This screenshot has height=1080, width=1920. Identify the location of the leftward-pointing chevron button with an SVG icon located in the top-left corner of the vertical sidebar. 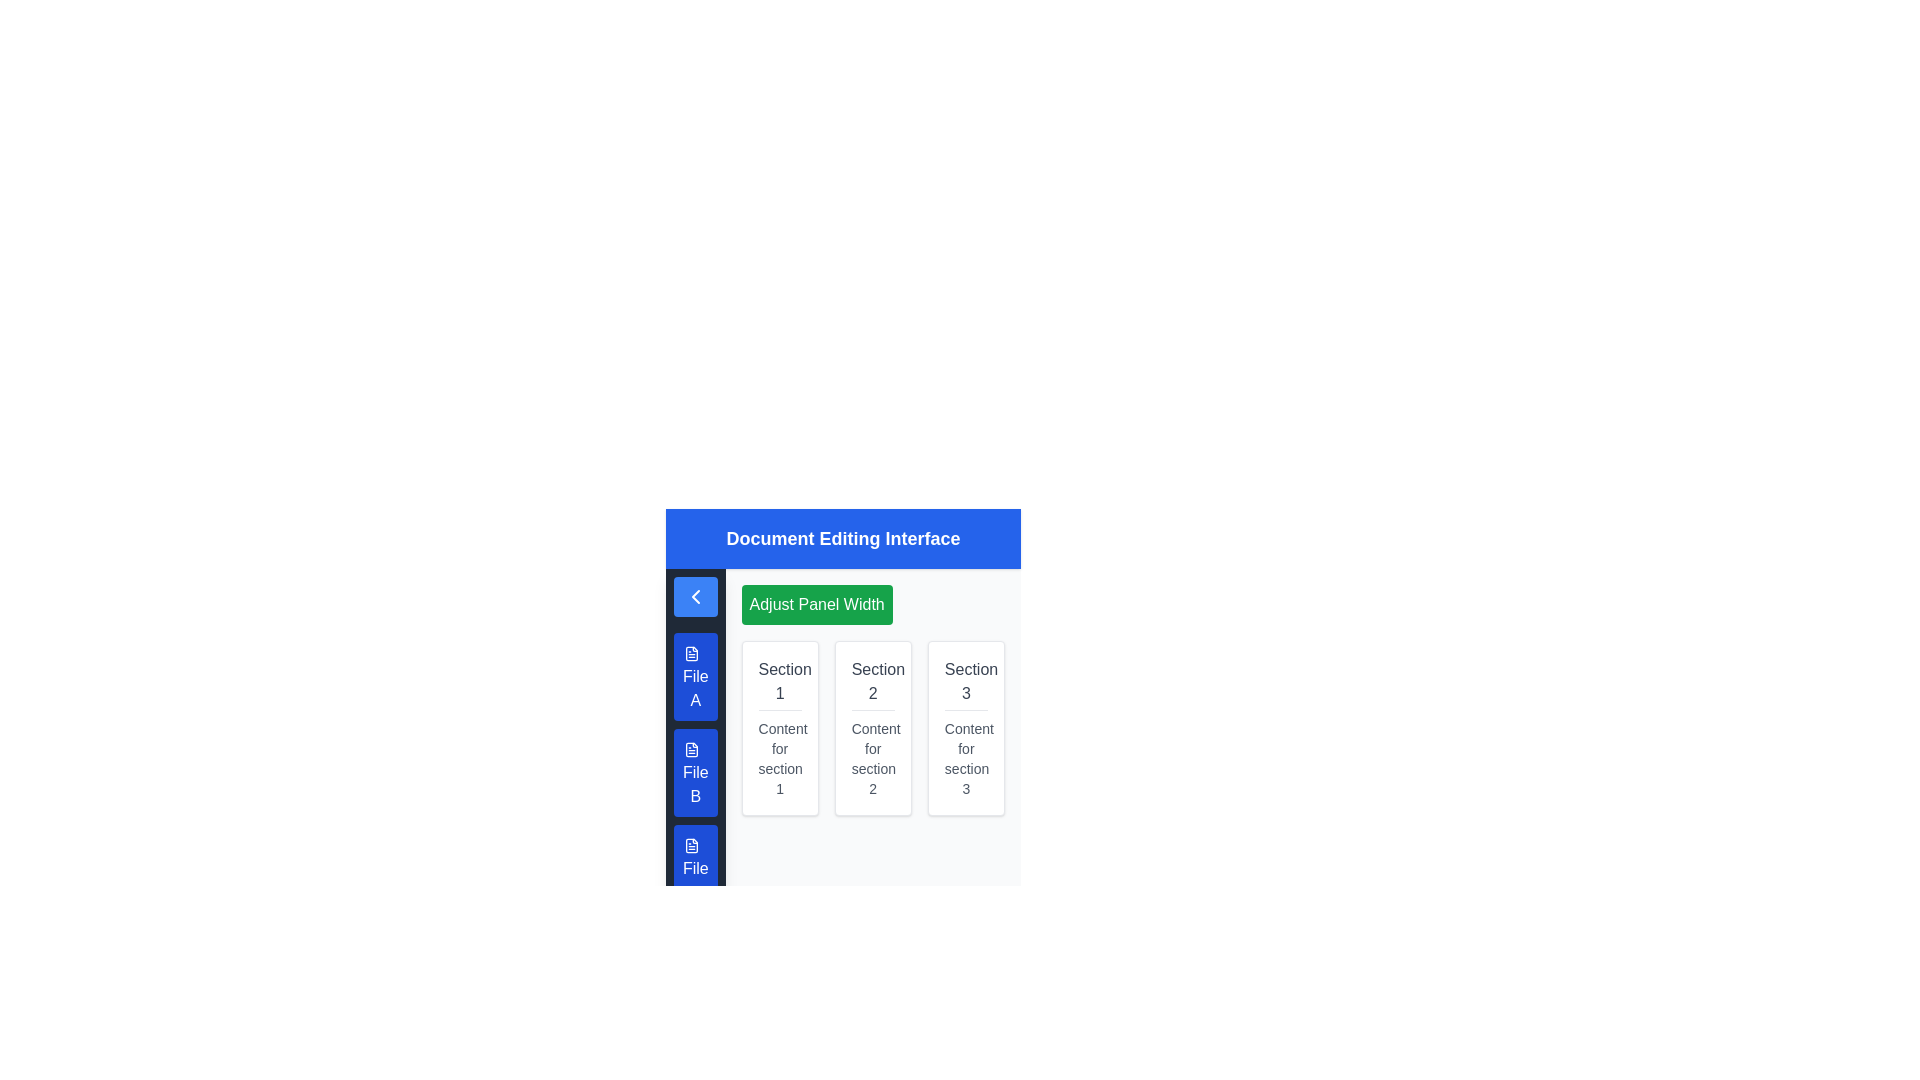
(695, 596).